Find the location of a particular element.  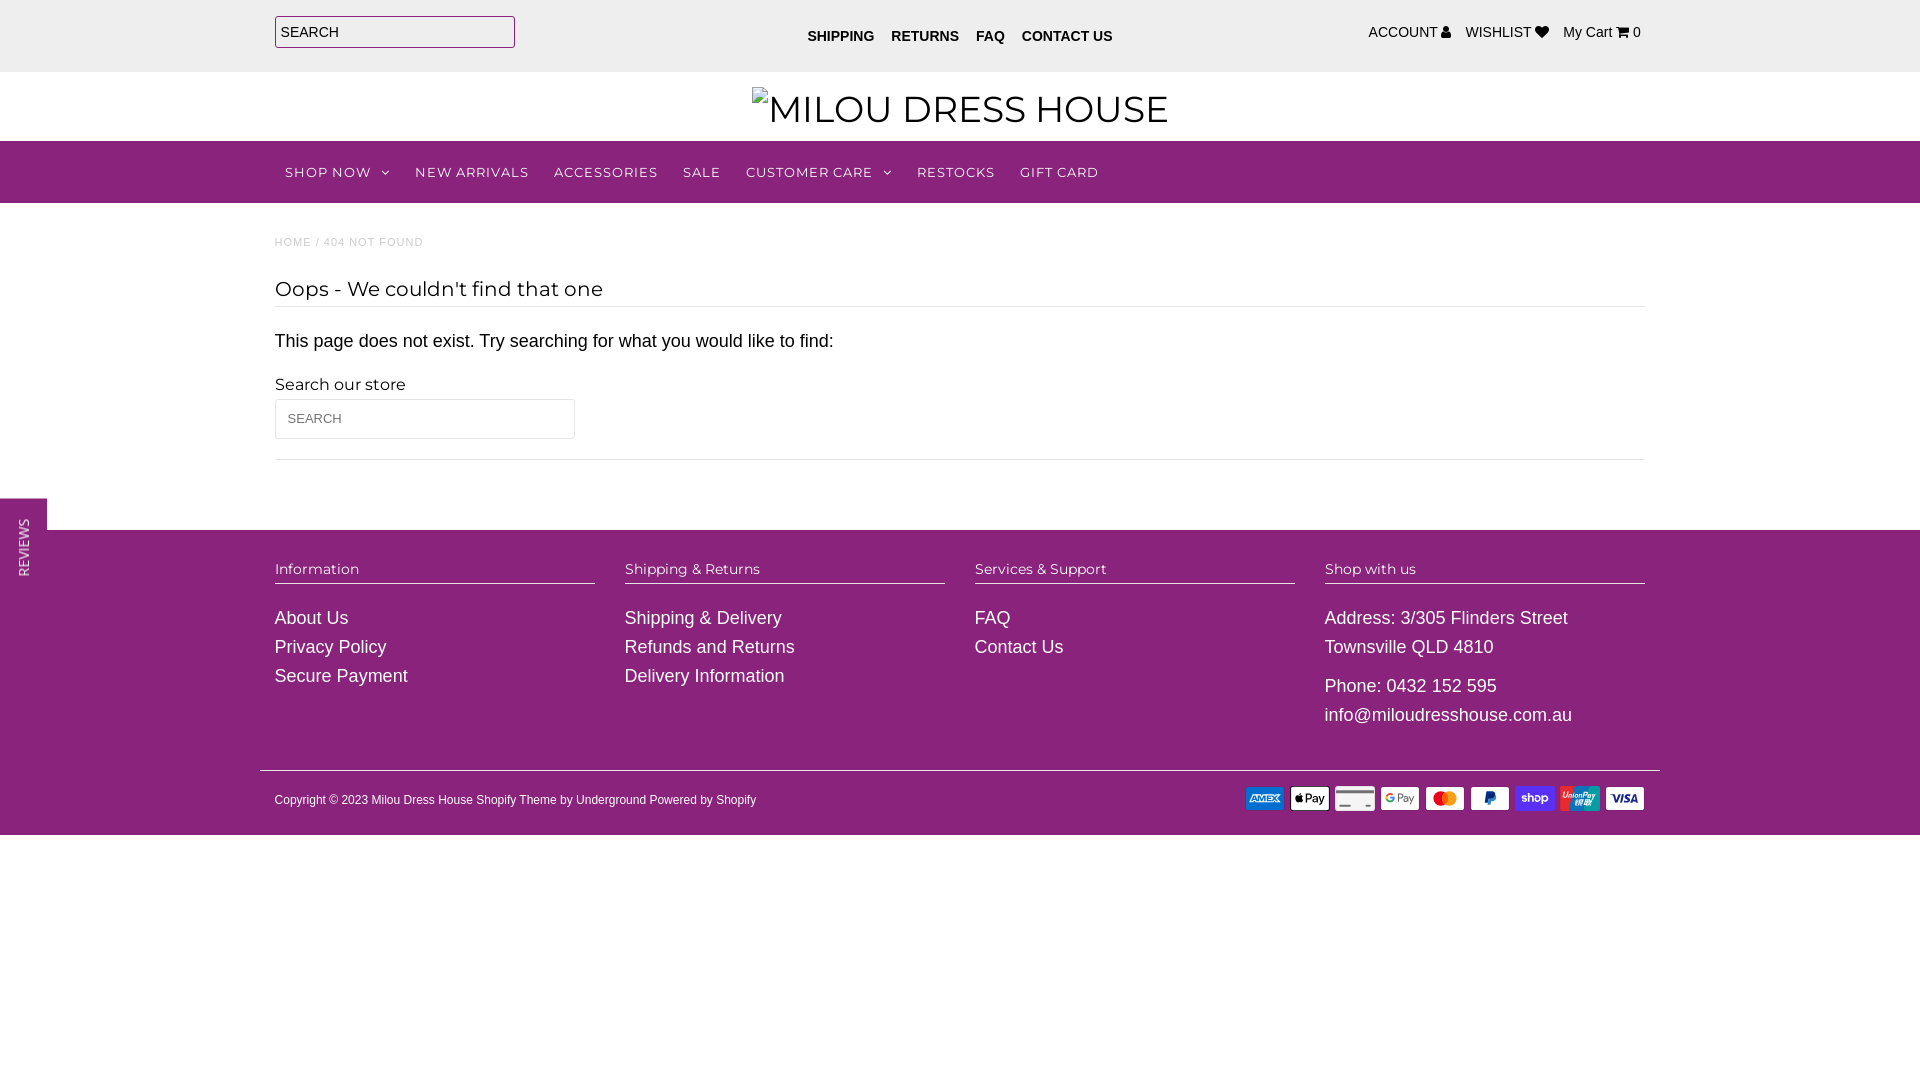

'GIFT CARD' is located at coordinates (1058, 171).